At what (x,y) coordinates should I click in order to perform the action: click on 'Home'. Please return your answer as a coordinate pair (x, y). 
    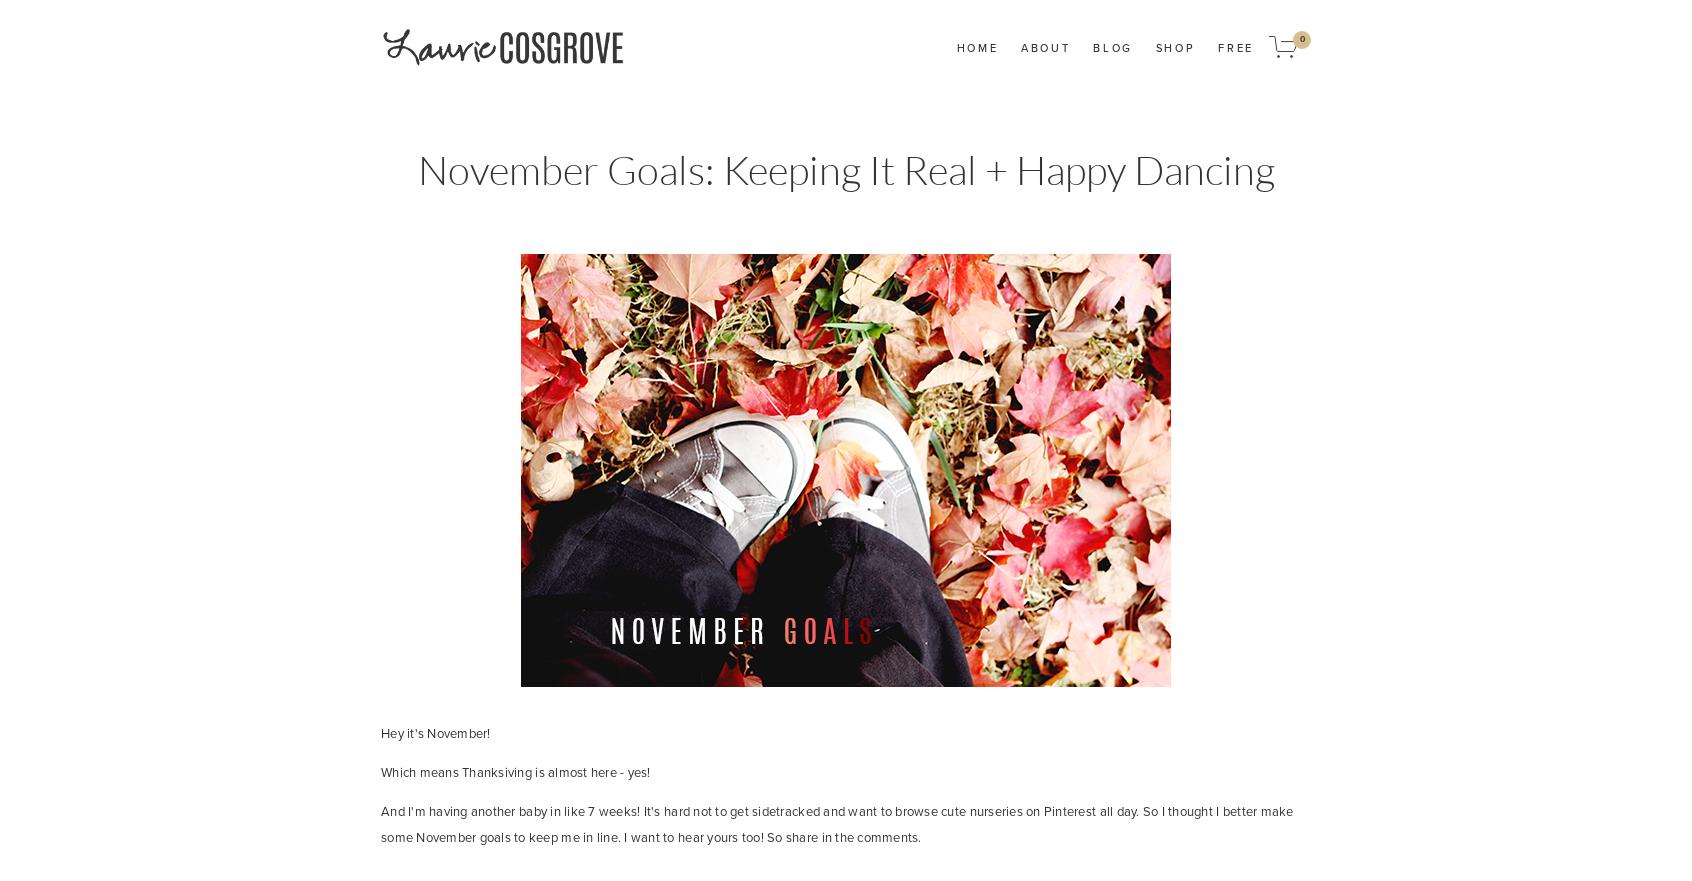
    Looking at the image, I should click on (976, 46).